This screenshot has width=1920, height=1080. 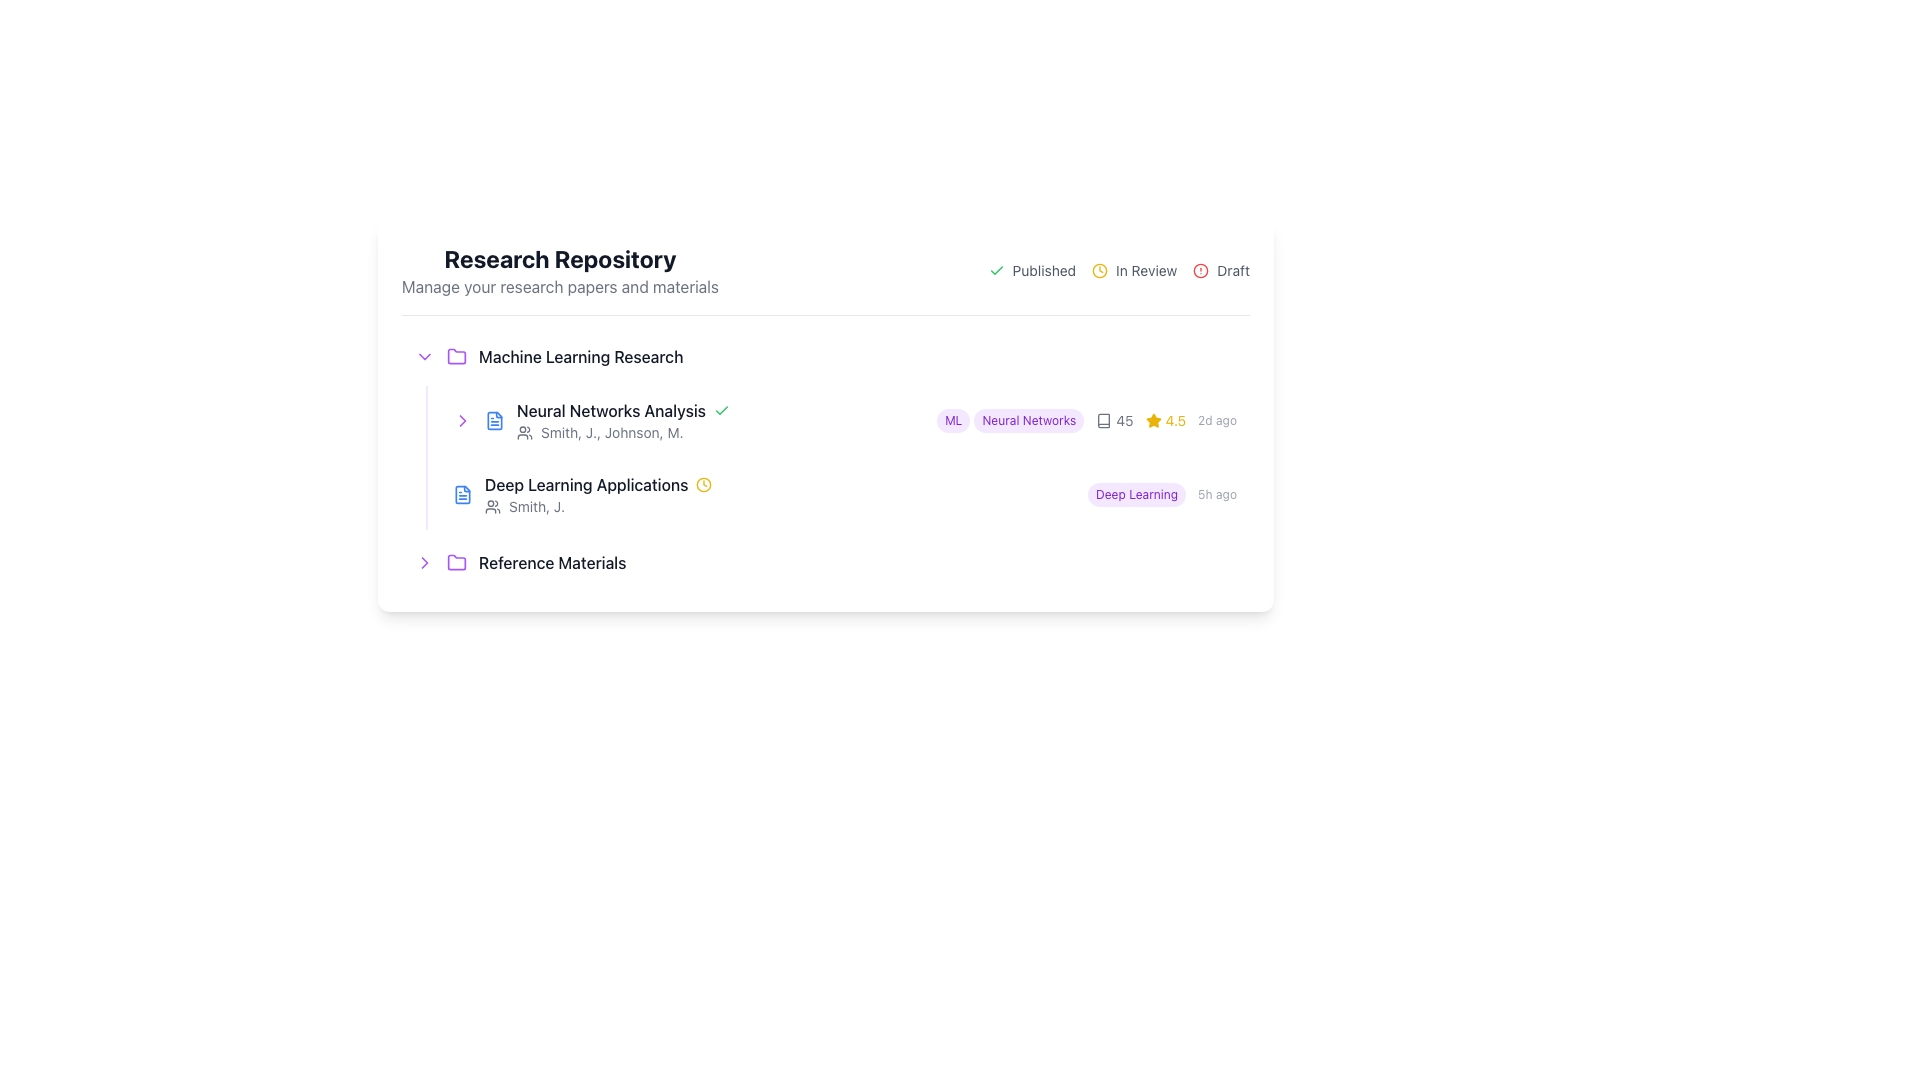 I want to click on the folder icon representing the 'Reference Materials' category, located to the left of the text 'Reference Materials', so click(x=455, y=563).